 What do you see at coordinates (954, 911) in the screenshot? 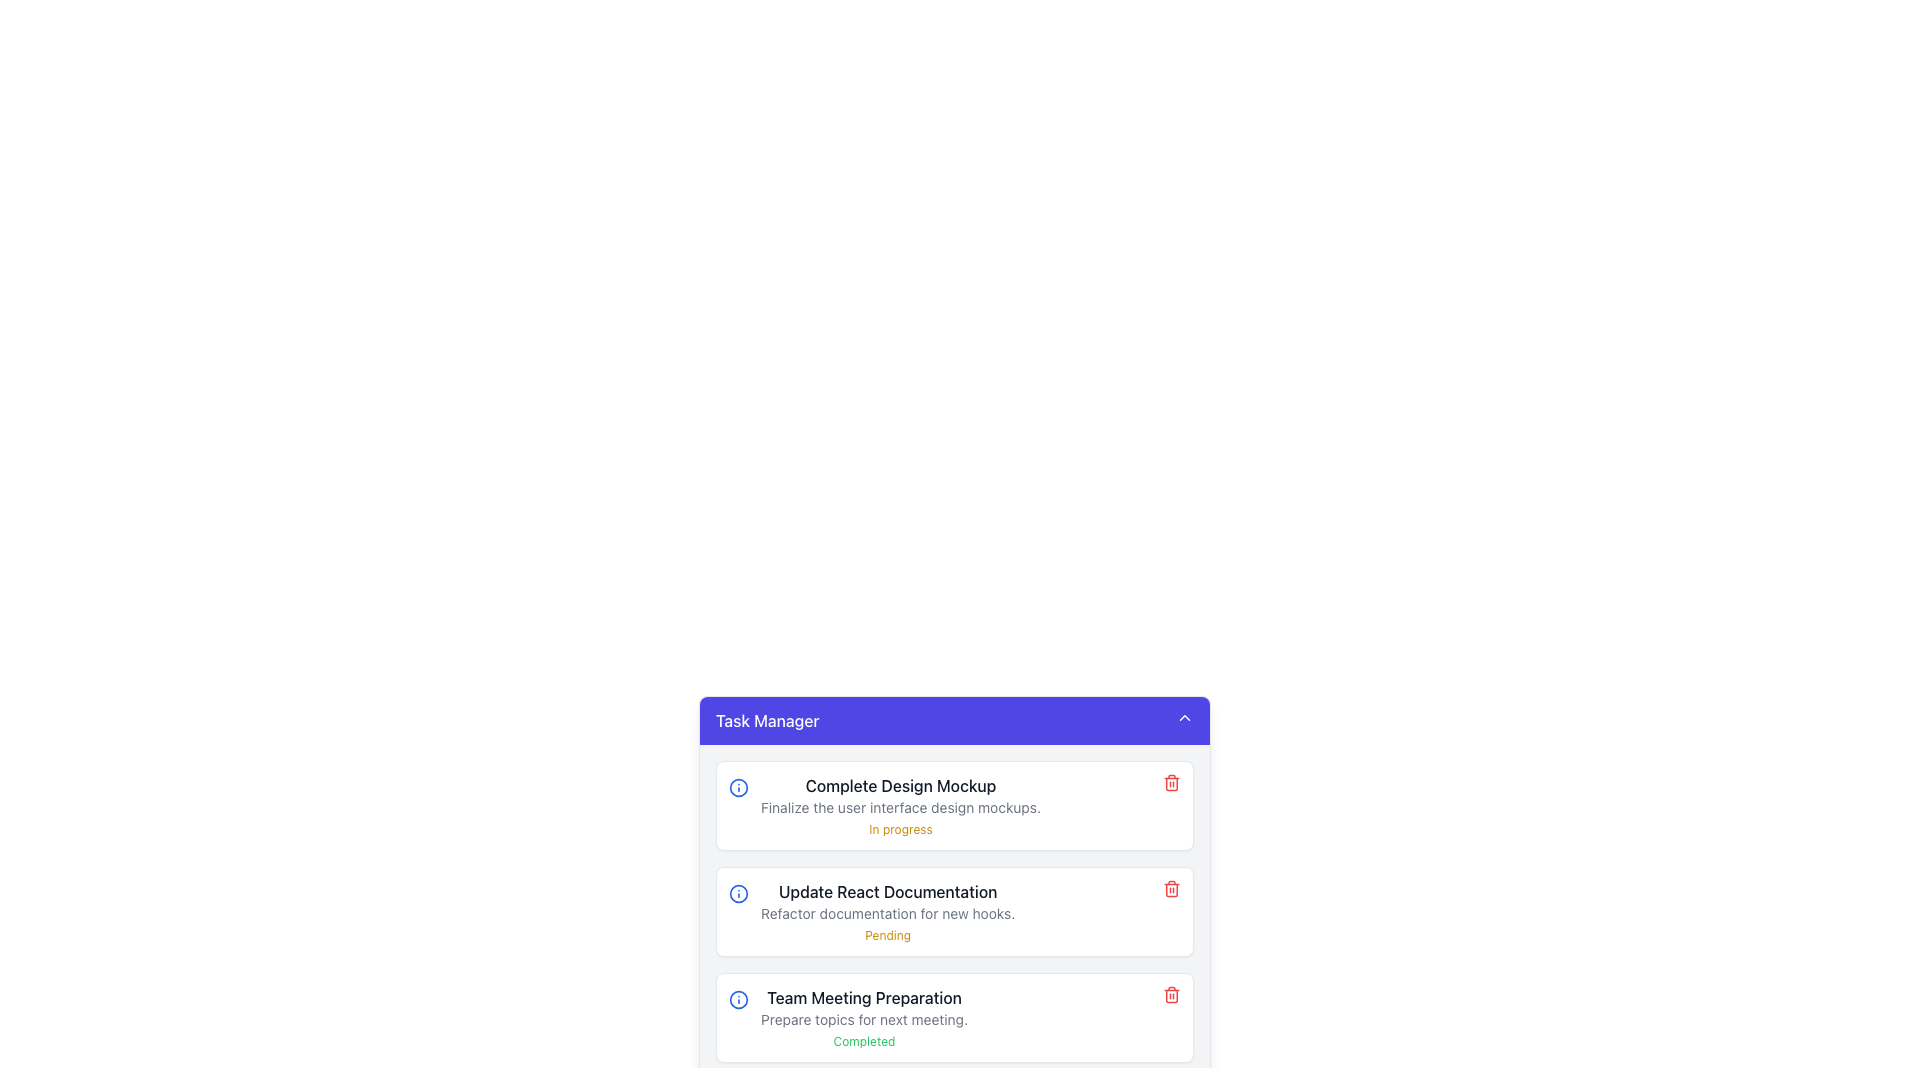
I see `the status label of the second task card in the task manager application, which is located between the 'Complete Design Mockup' and 'Team Meeting Preparation' cards` at bounding box center [954, 911].